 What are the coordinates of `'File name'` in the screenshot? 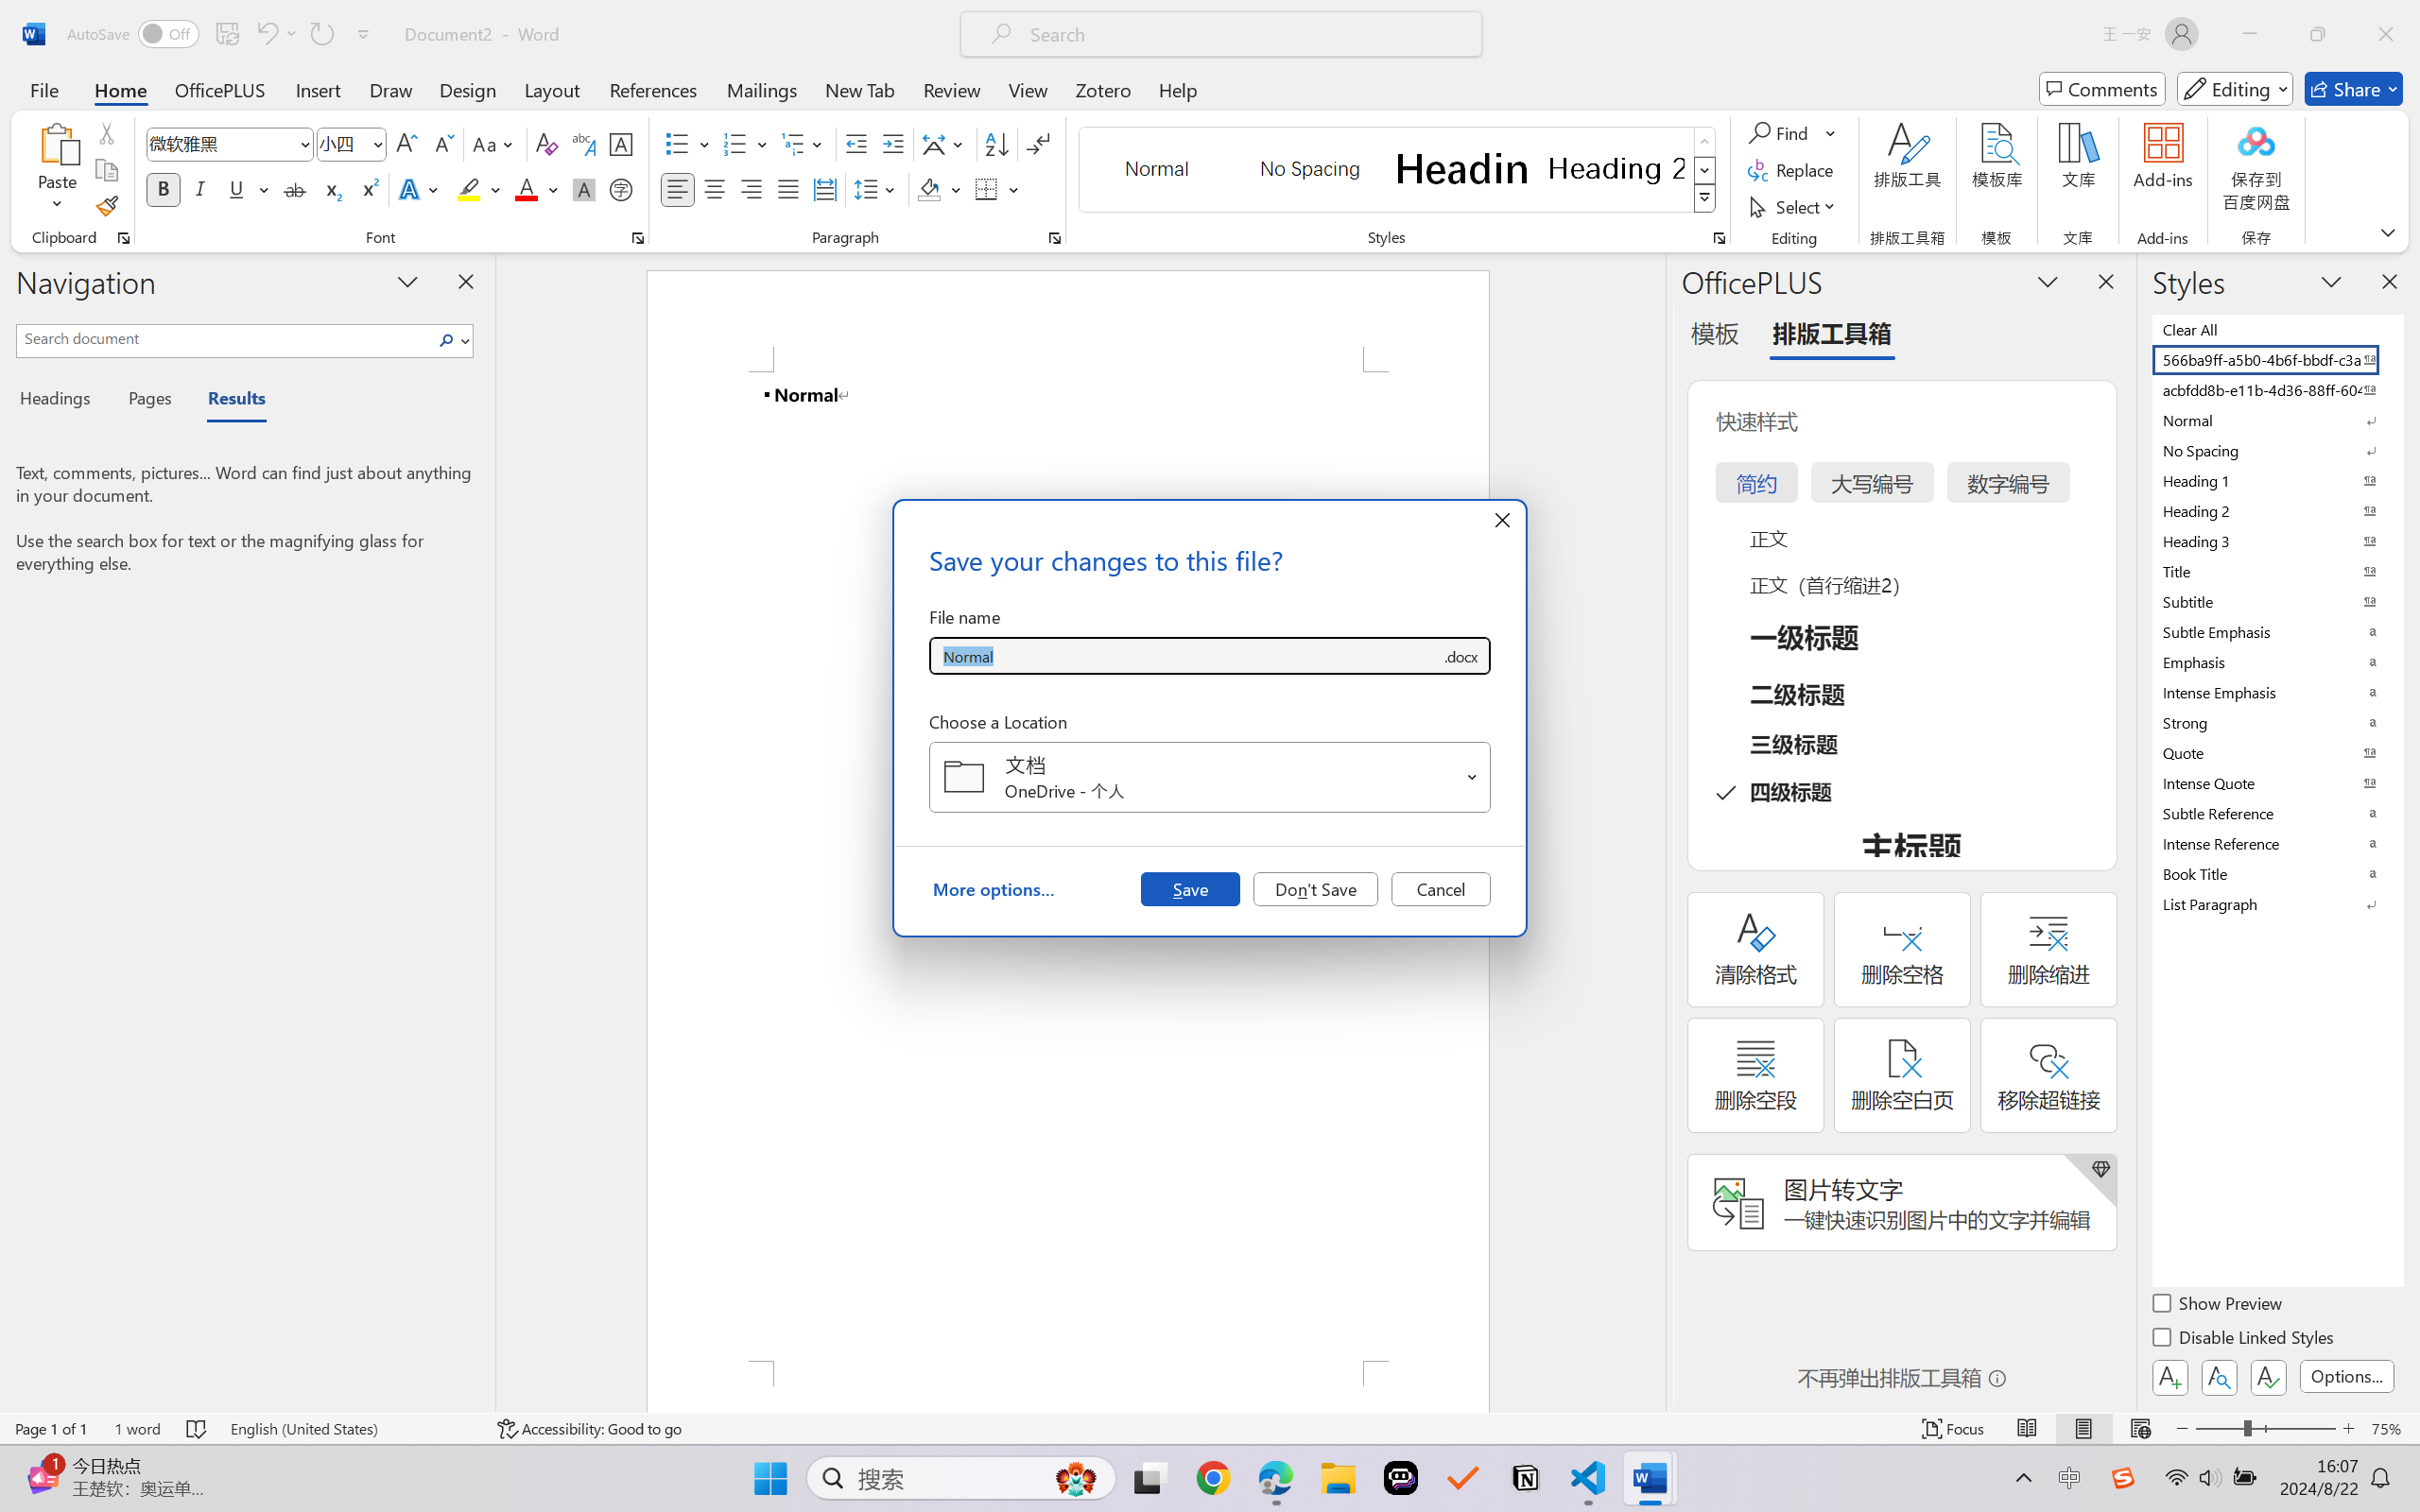 It's located at (1184, 656).